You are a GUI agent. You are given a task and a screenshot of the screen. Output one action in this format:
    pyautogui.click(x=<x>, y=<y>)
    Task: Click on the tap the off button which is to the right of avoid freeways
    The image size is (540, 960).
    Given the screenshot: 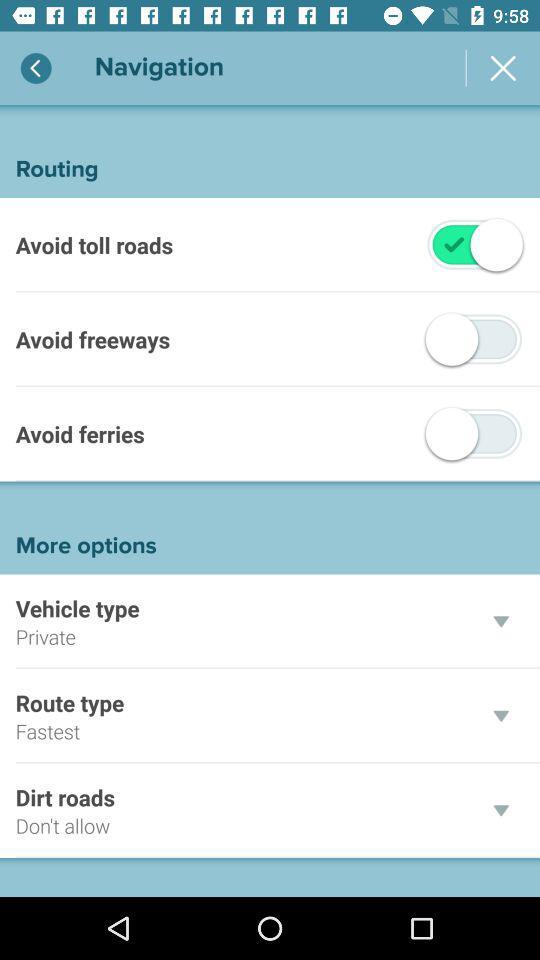 What is the action you would take?
    pyautogui.click(x=452, y=339)
    